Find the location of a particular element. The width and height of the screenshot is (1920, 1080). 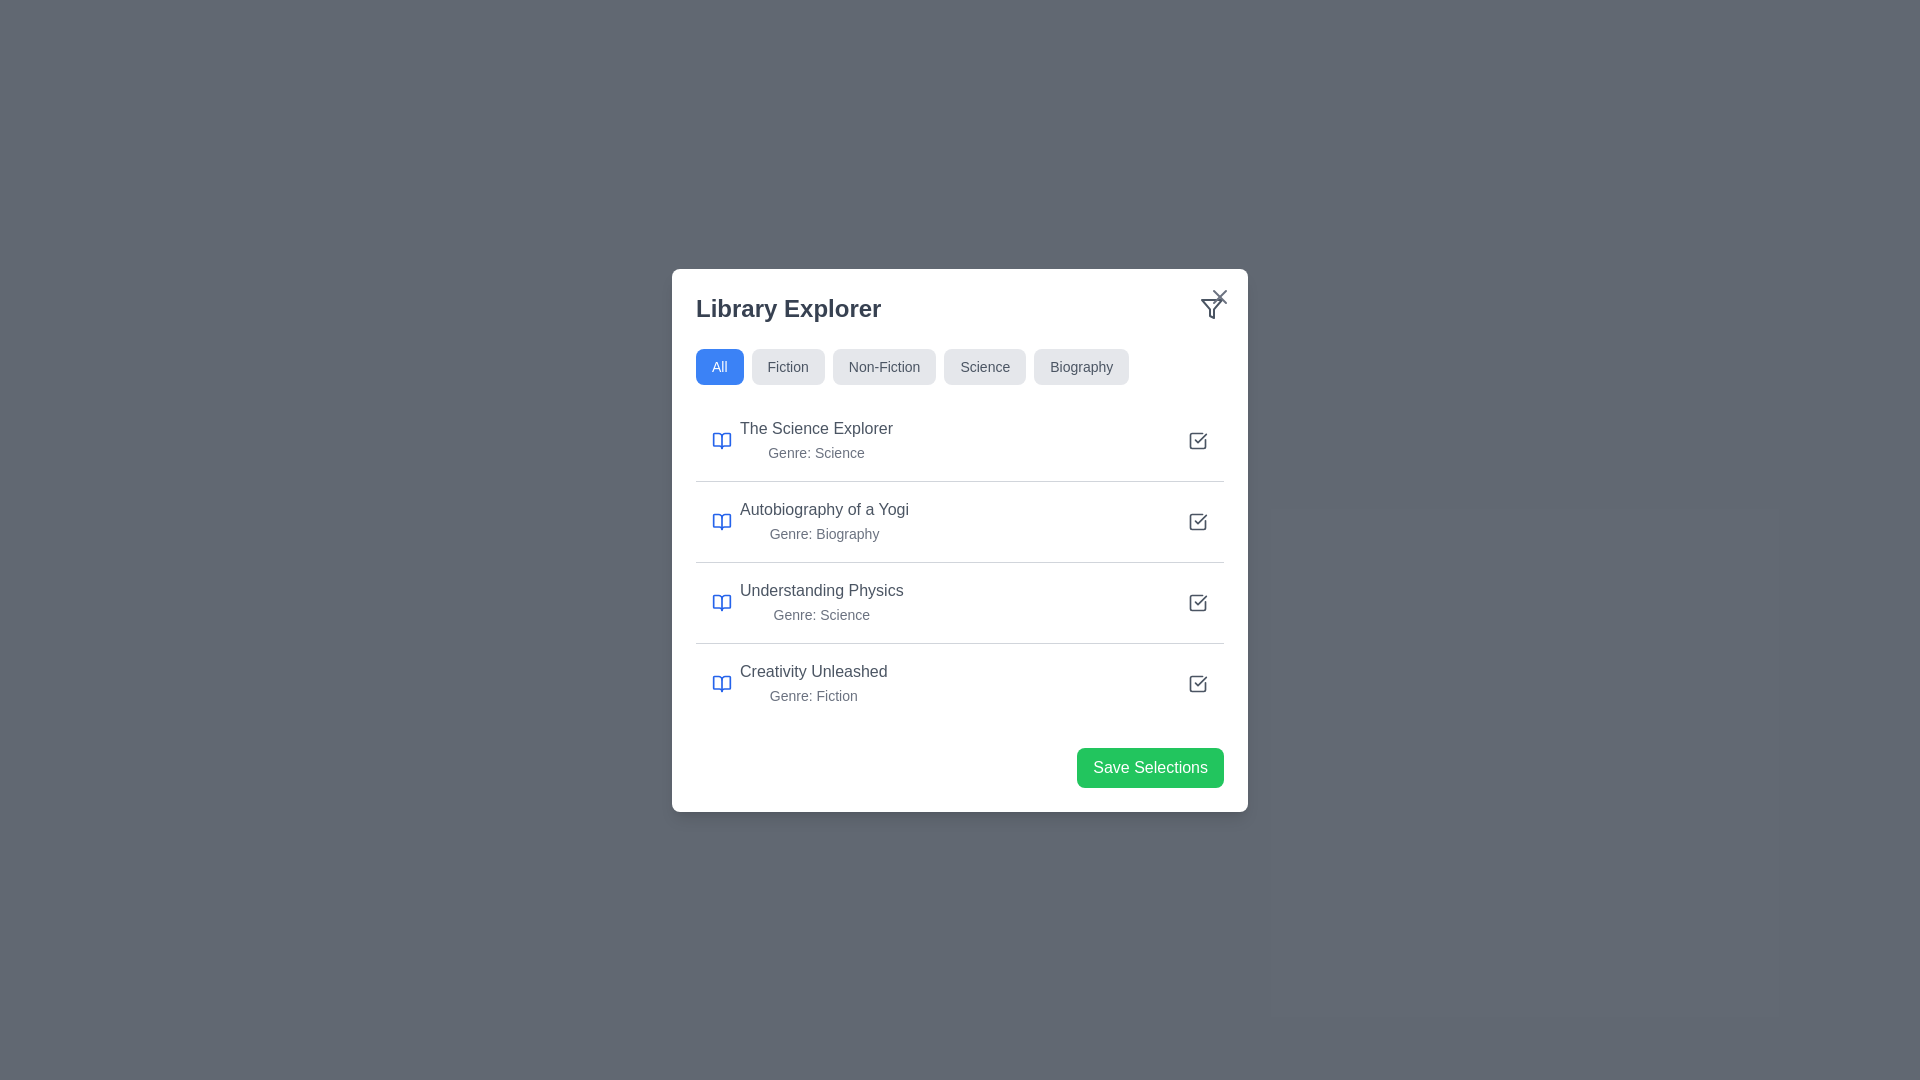

the horizontal tab bar located beneath the title 'Library Explorer' is located at coordinates (960, 366).